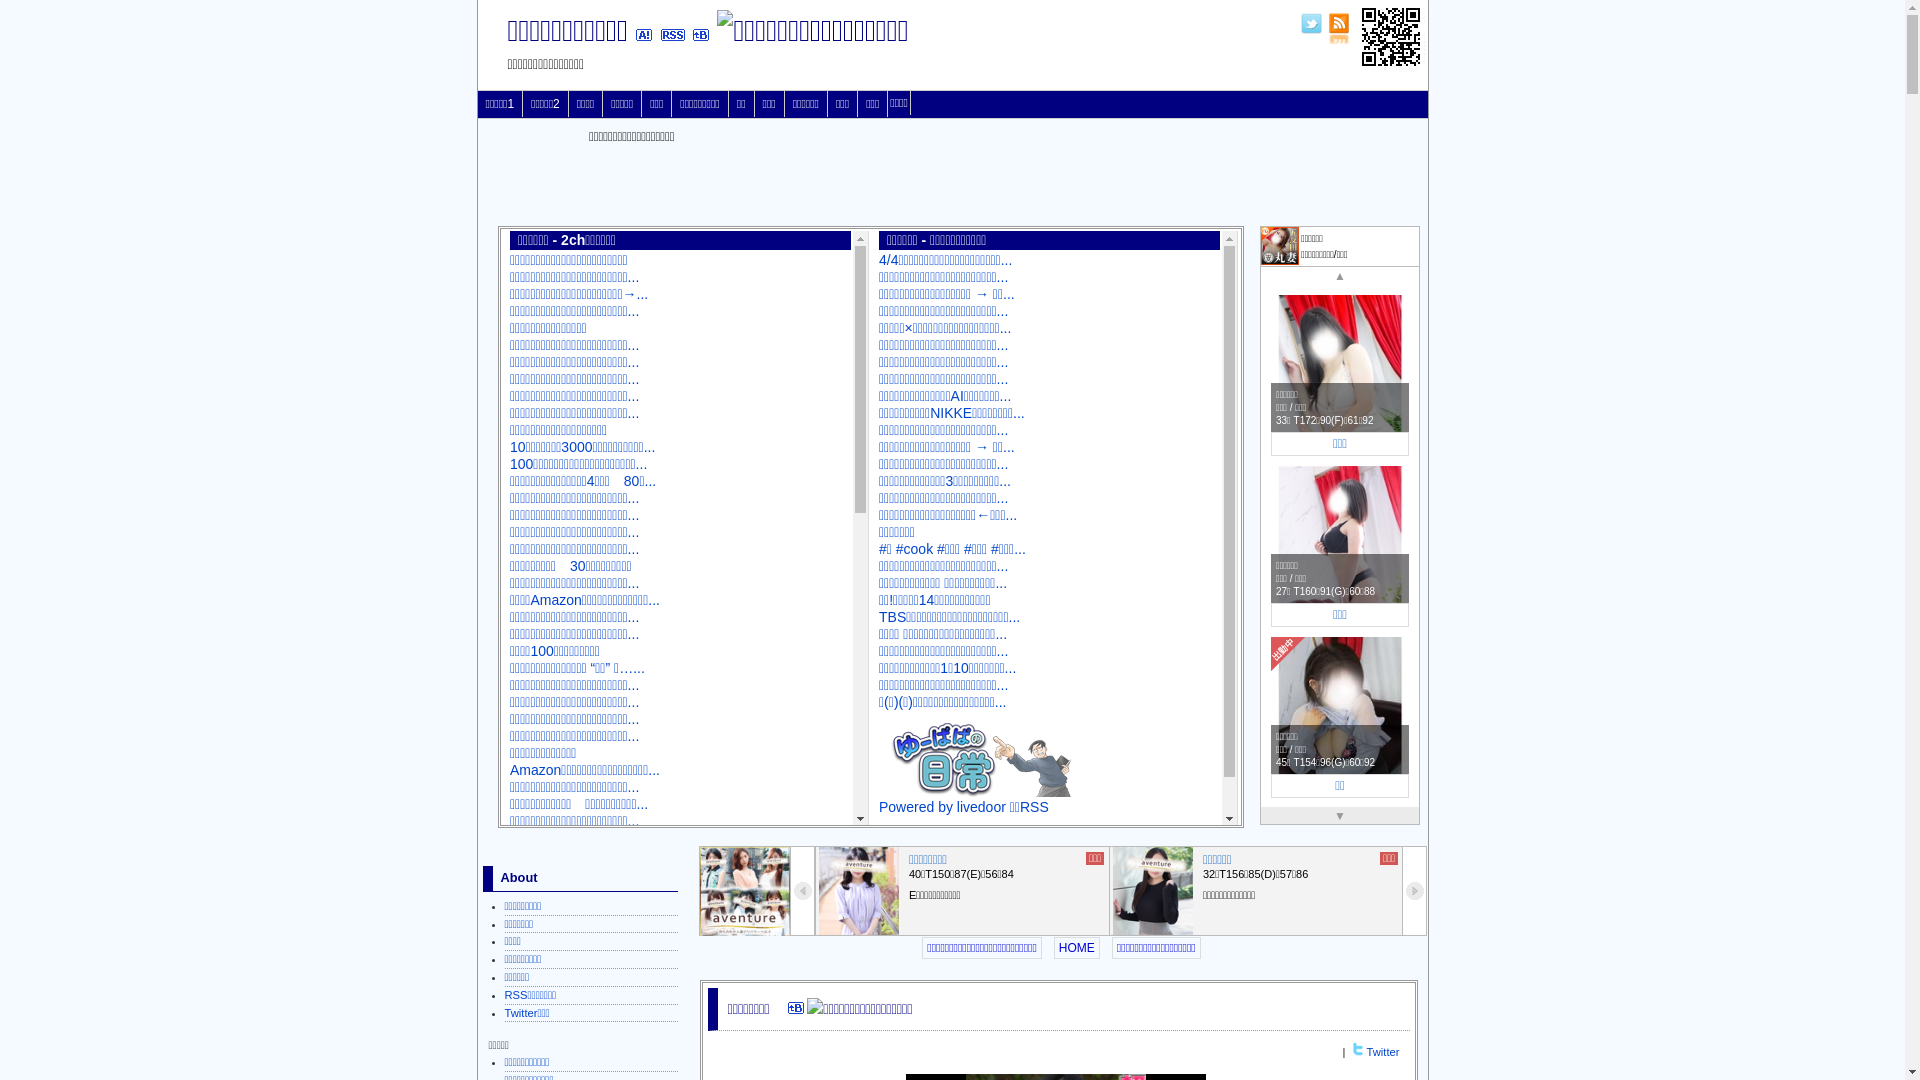 The width and height of the screenshot is (1920, 1080). Describe the element at coordinates (1366, 1051) in the screenshot. I see `'Twitter'` at that location.